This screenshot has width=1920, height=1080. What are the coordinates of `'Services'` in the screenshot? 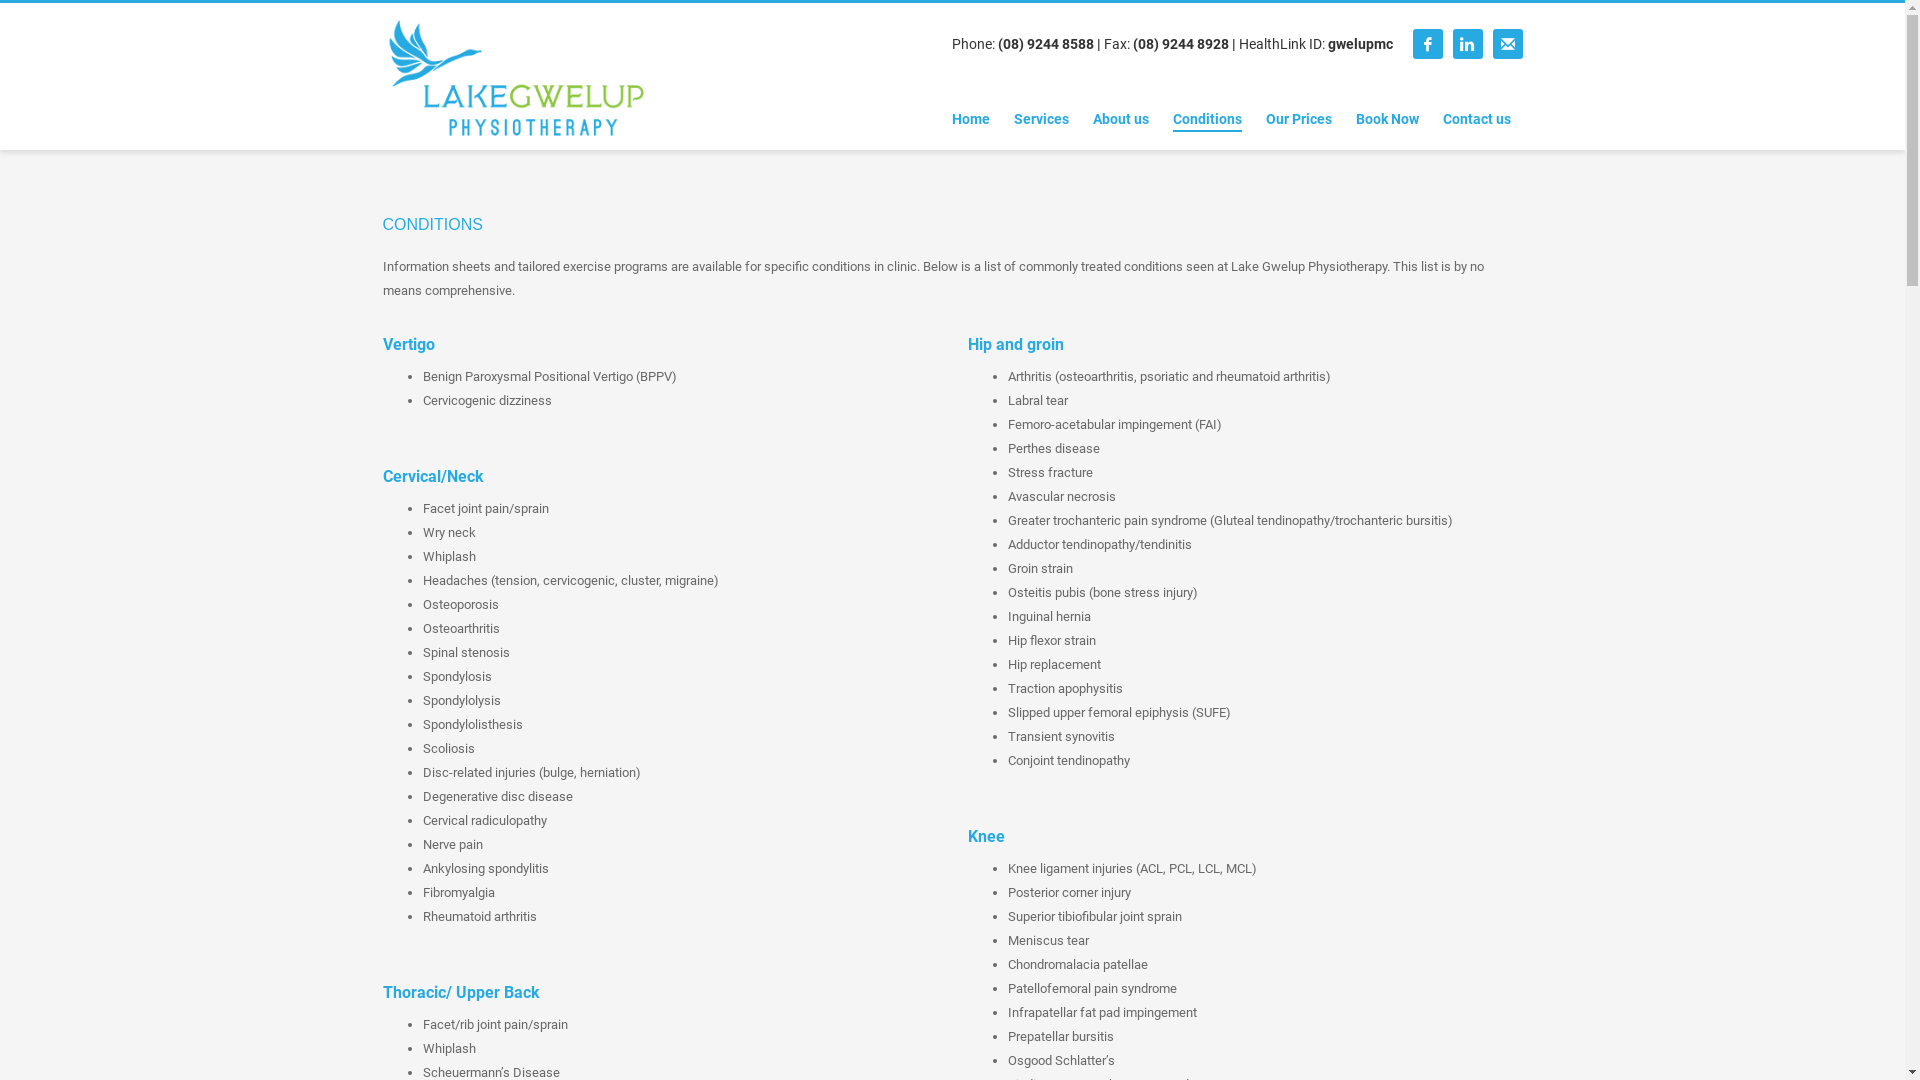 It's located at (1002, 119).